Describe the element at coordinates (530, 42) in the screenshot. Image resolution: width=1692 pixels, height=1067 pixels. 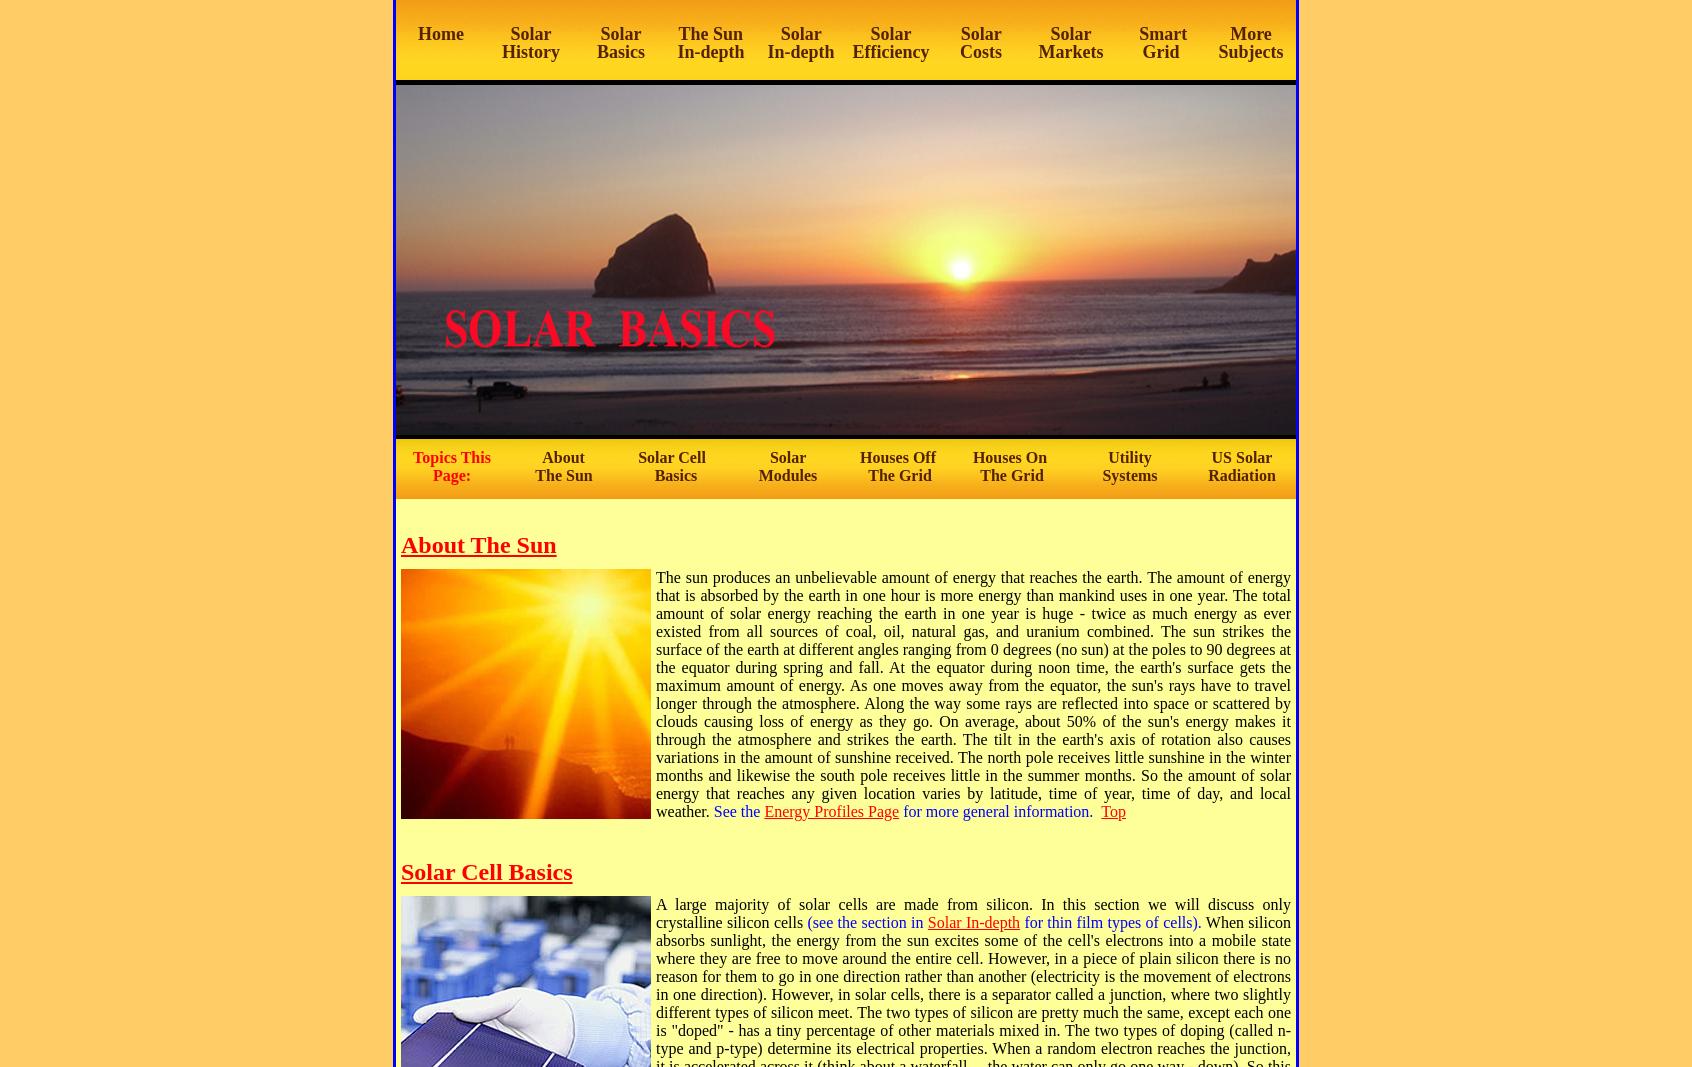
I see `'Solar History'` at that location.